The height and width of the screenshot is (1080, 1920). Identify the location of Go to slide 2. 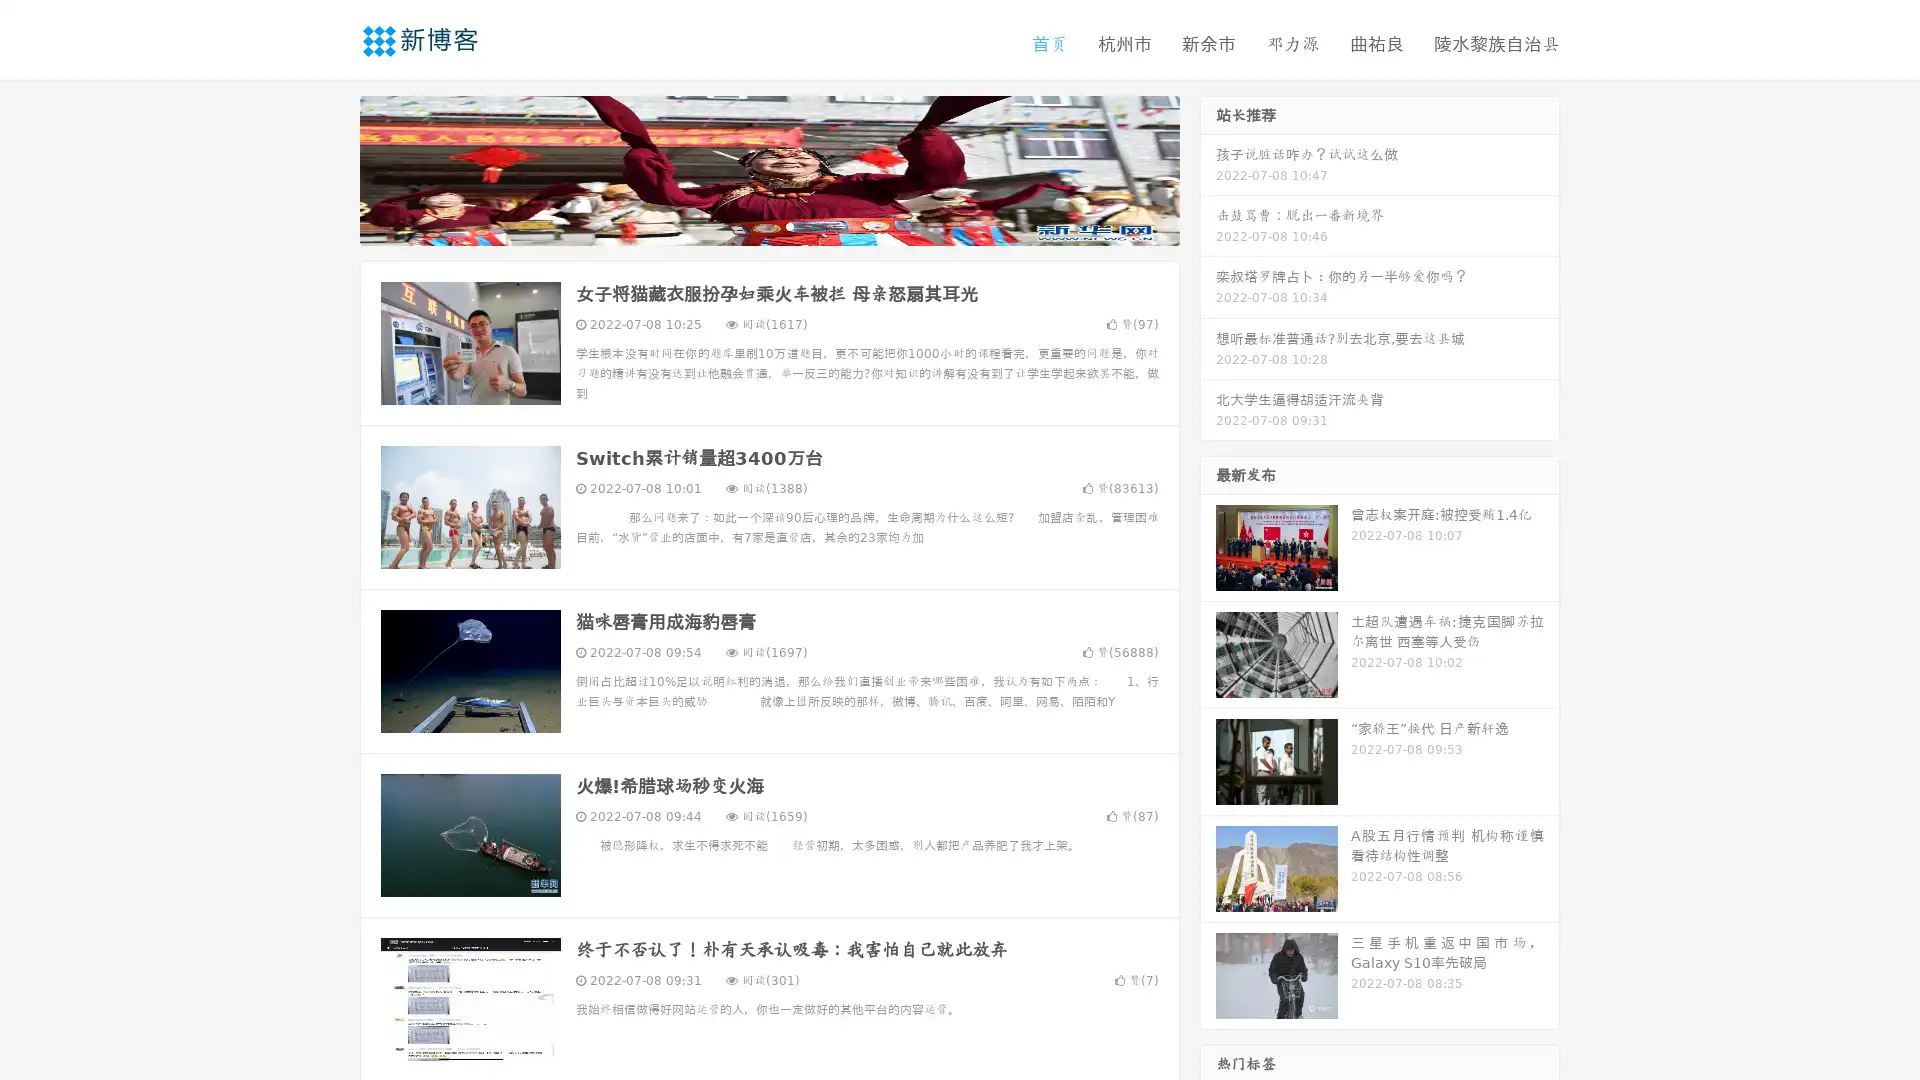
(768, 225).